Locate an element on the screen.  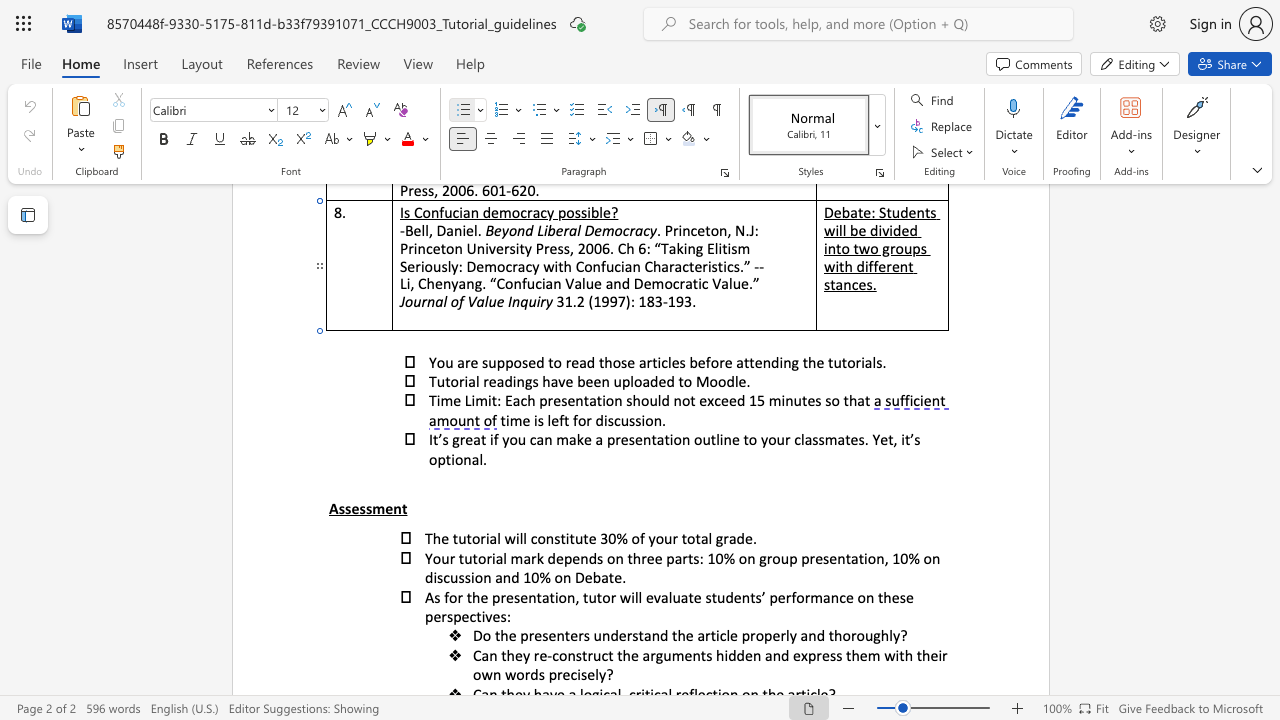
the 2th character "n" in the text is located at coordinates (570, 596).